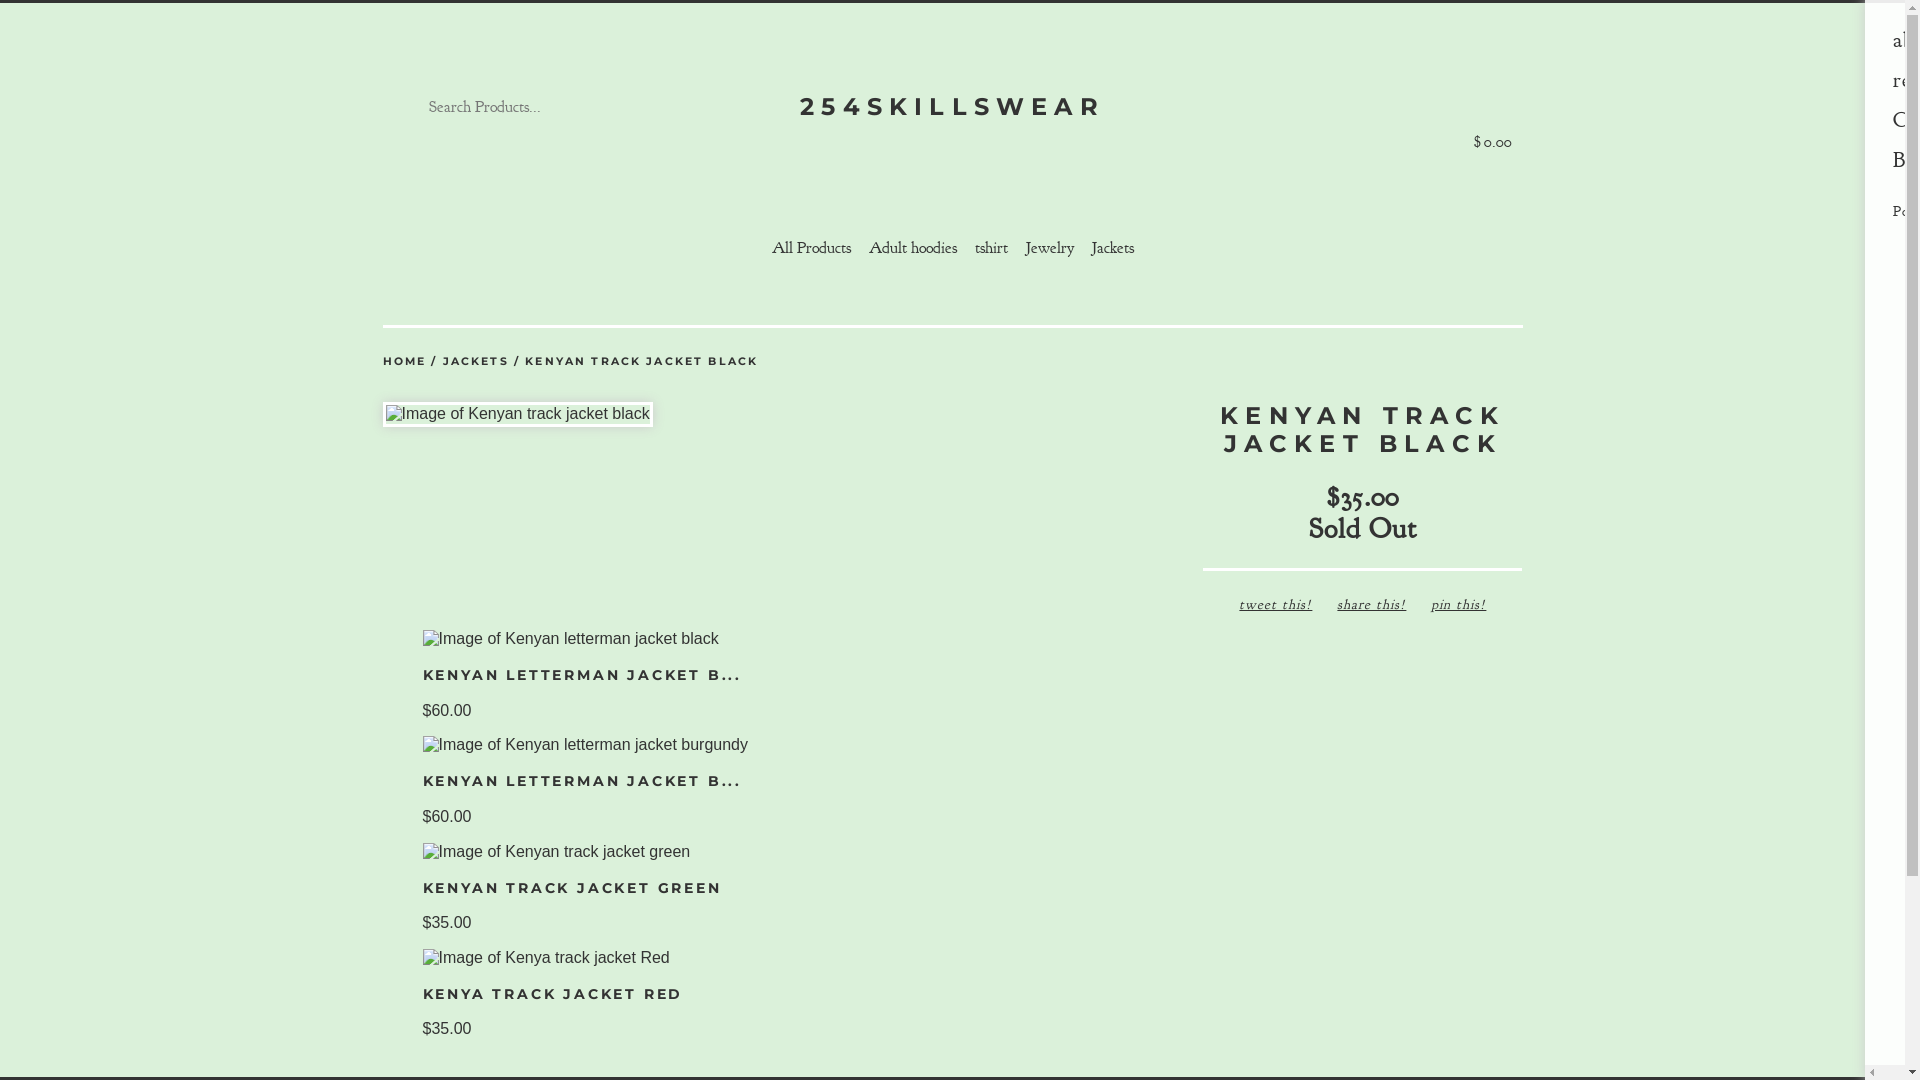 Image resolution: width=1920 pixels, height=1080 pixels. I want to click on 'tweet this!', so click(1274, 603).